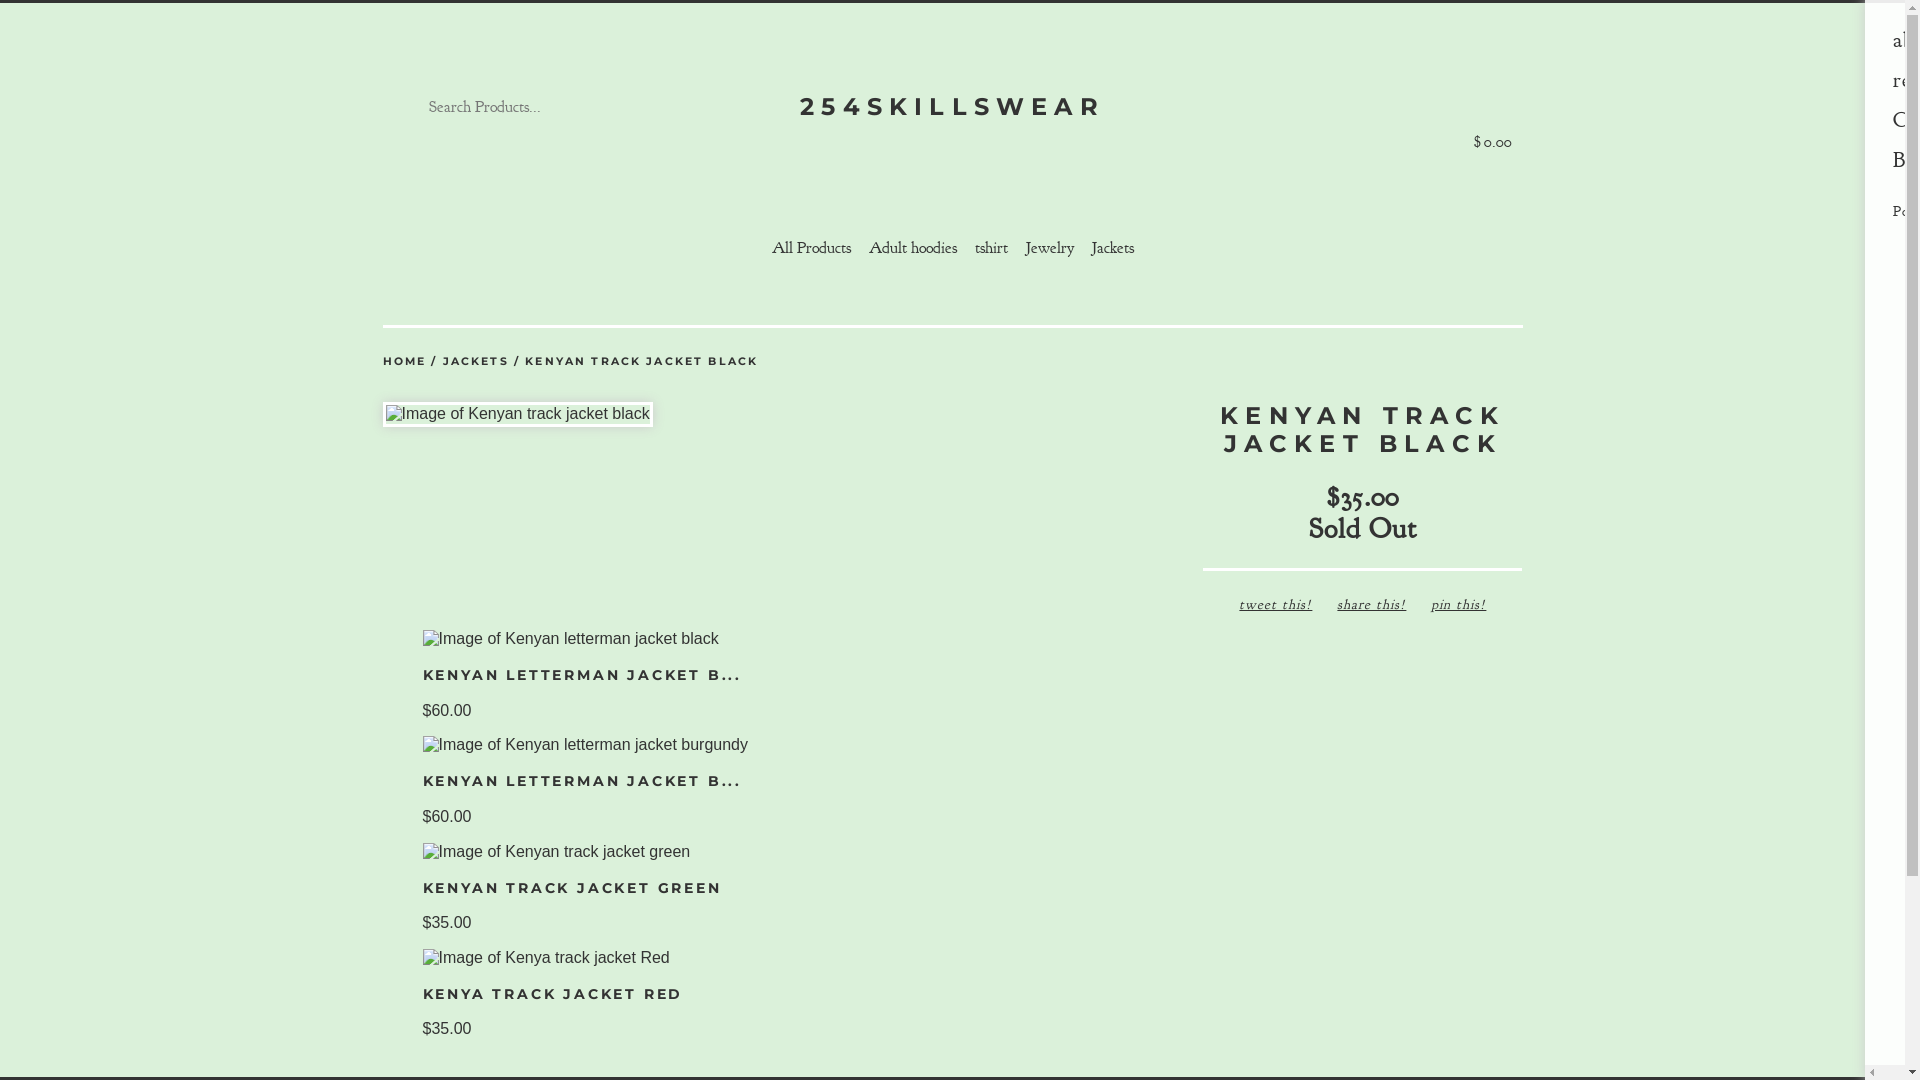 Image resolution: width=1920 pixels, height=1080 pixels. I want to click on 'tweet this!', so click(1274, 603).